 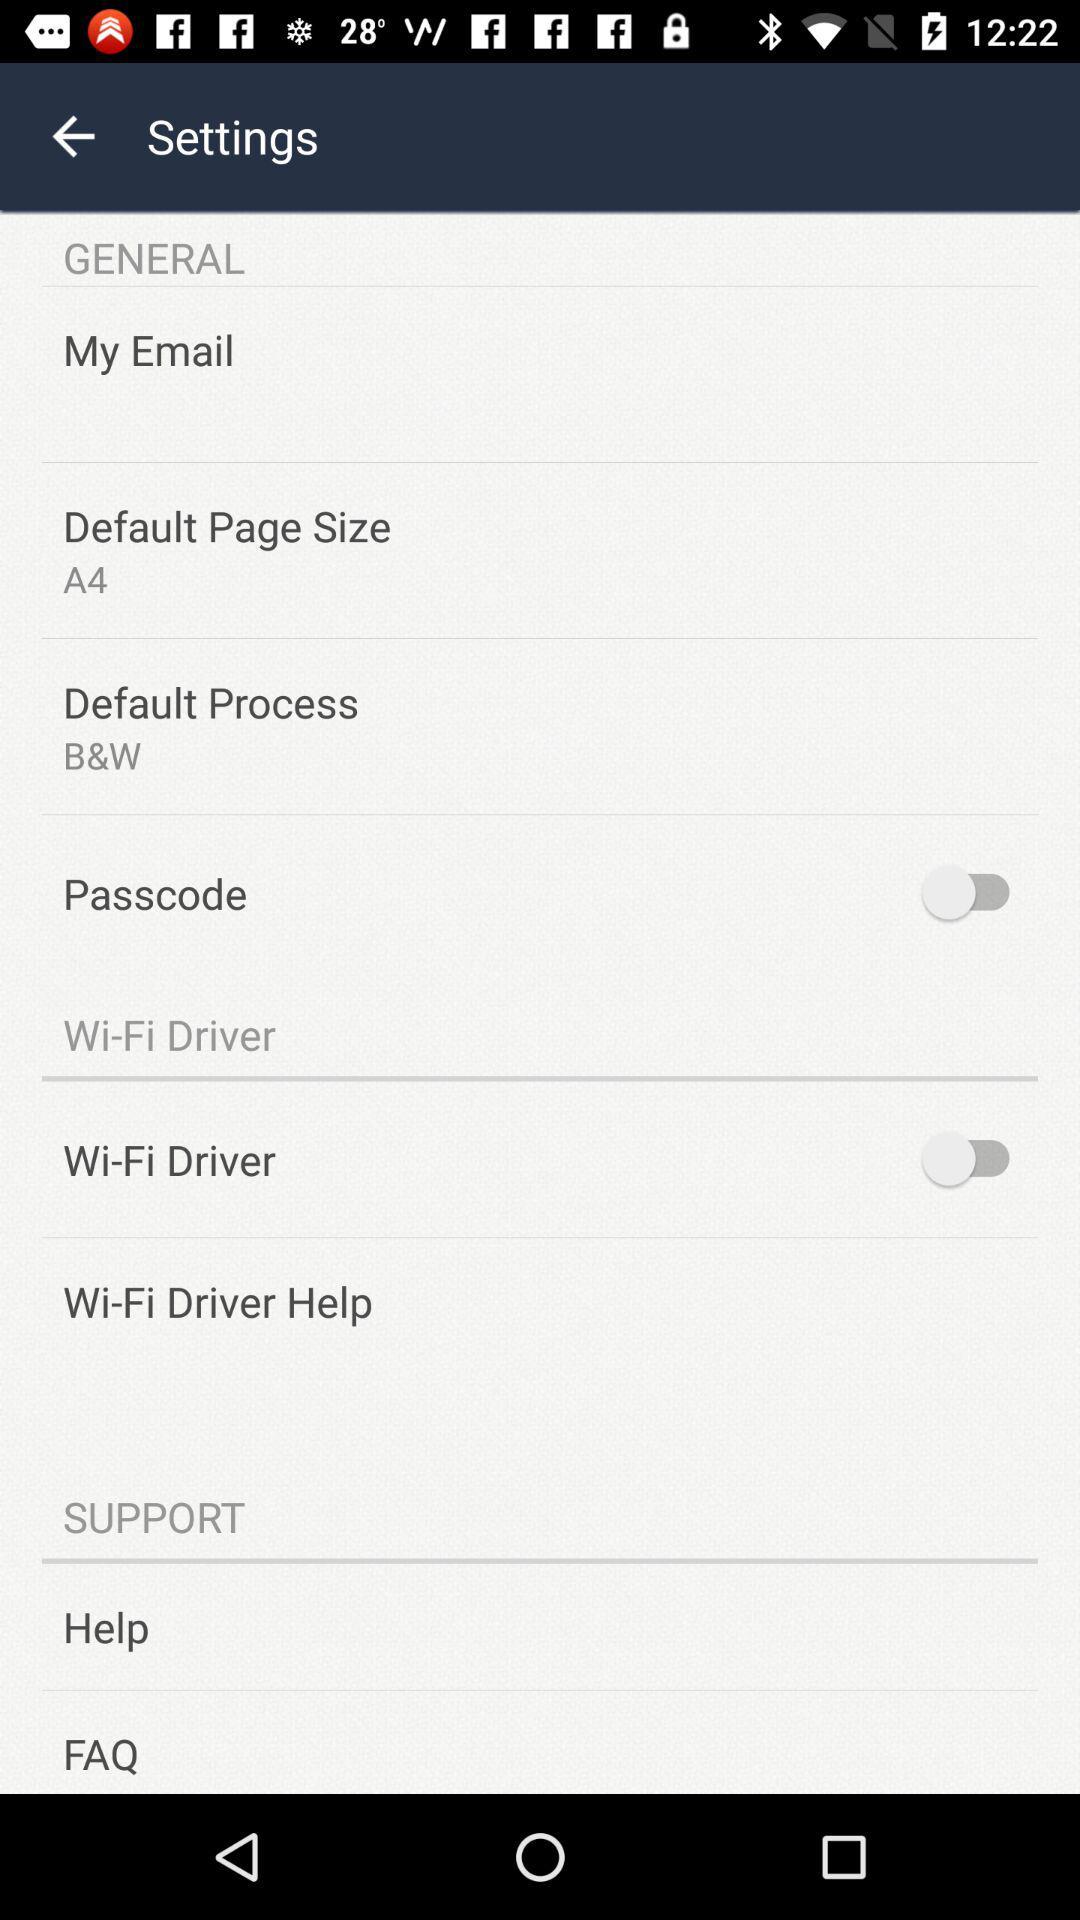 I want to click on the arrow_backward icon, so click(x=72, y=135).